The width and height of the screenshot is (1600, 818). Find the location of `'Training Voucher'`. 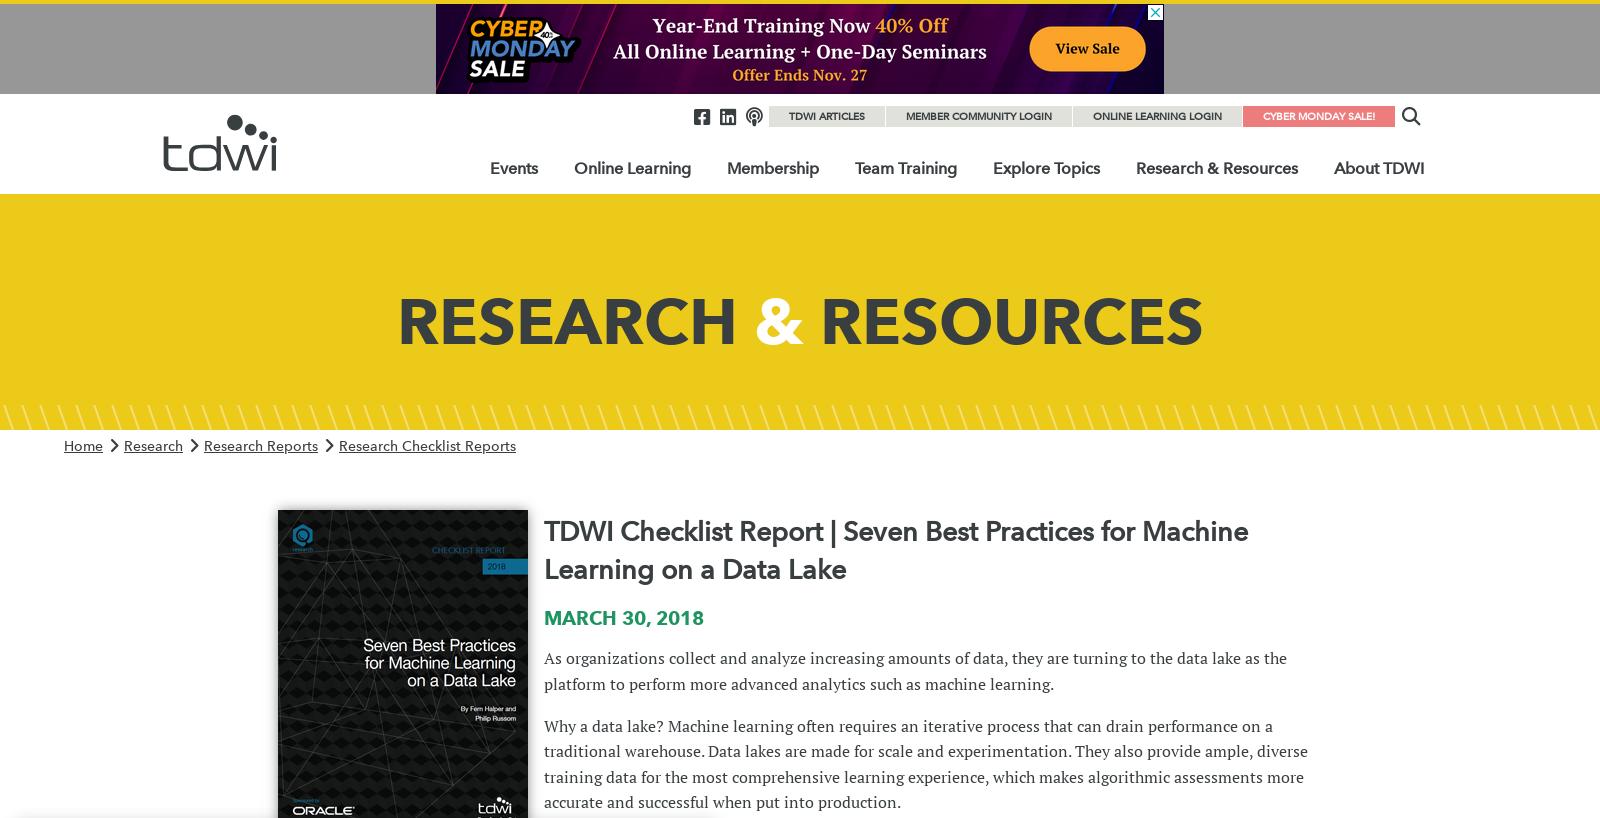

'Training Voucher' is located at coordinates (918, 298).